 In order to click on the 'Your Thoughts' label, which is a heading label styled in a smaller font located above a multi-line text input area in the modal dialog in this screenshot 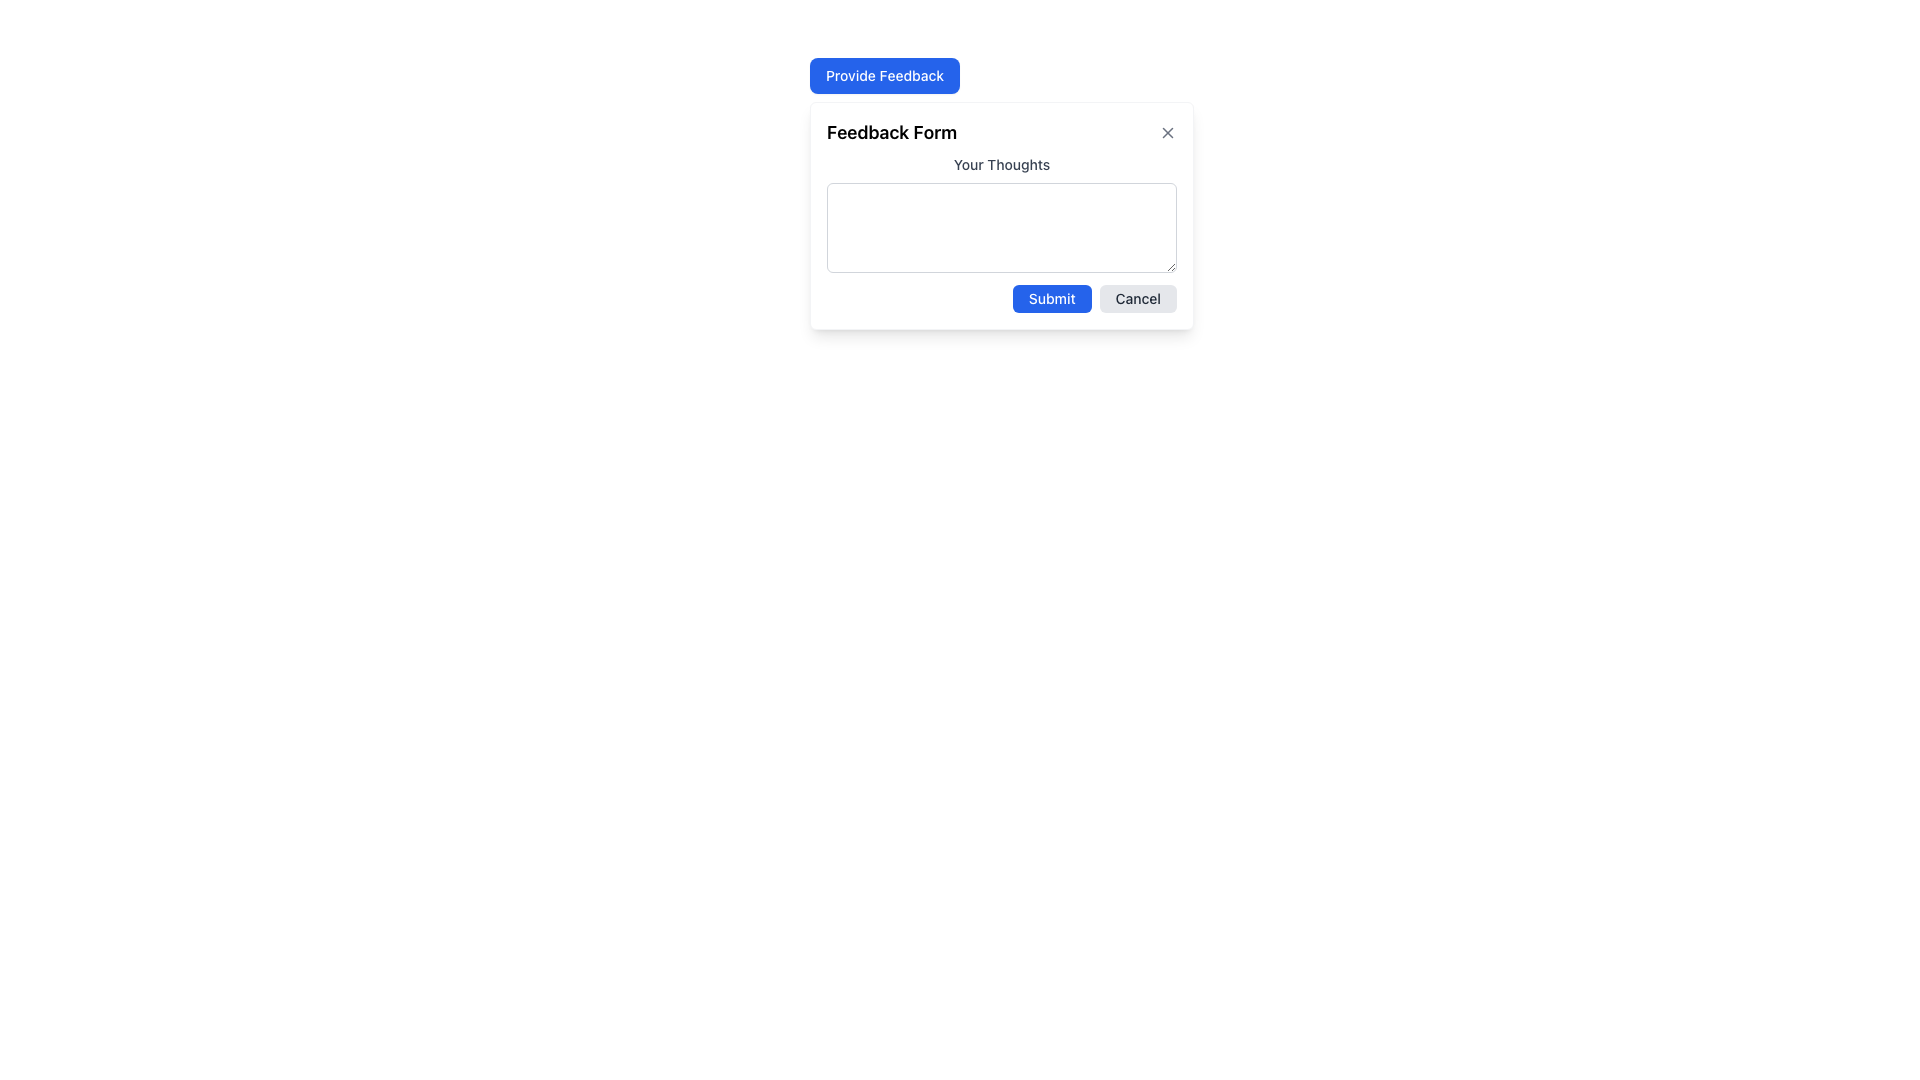, I will do `click(1002, 164)`.